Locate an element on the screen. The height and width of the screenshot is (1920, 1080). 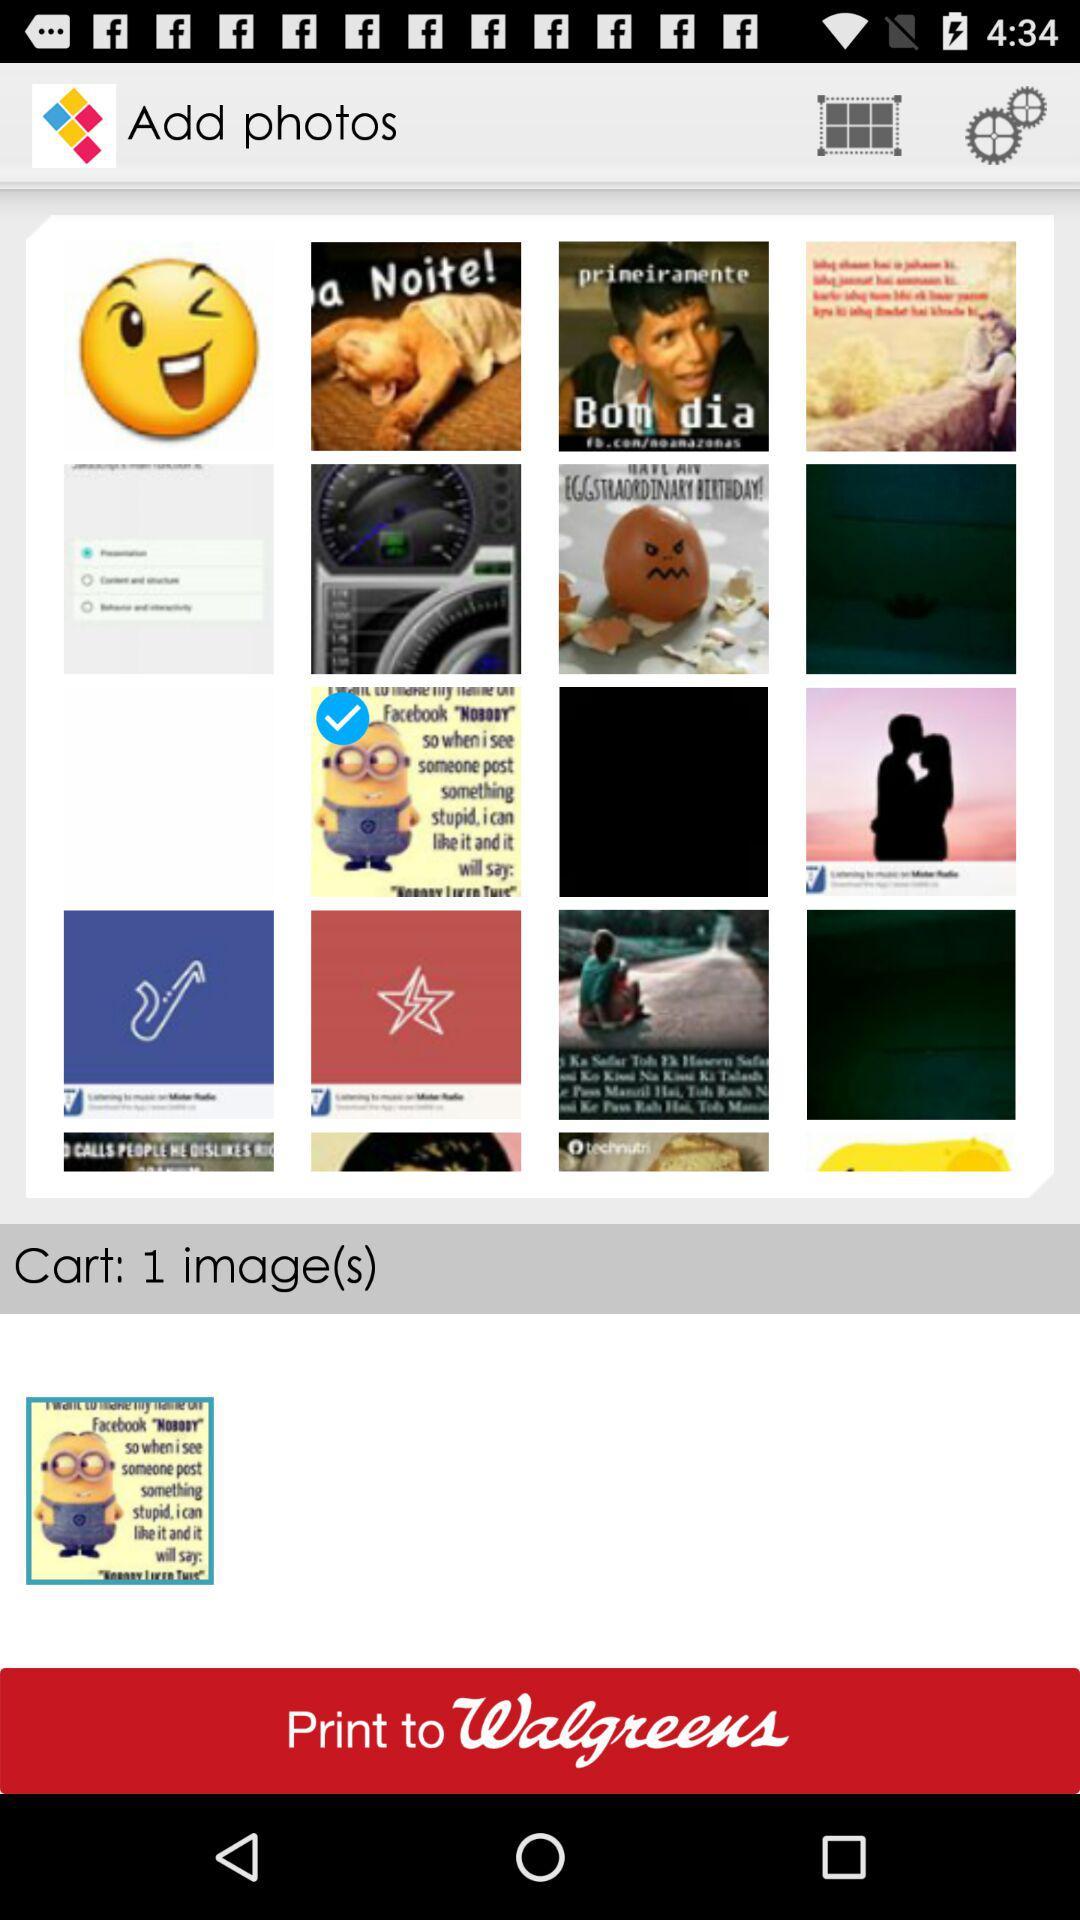
the third image in the second row from left to right is located at coordinates (663, 568).